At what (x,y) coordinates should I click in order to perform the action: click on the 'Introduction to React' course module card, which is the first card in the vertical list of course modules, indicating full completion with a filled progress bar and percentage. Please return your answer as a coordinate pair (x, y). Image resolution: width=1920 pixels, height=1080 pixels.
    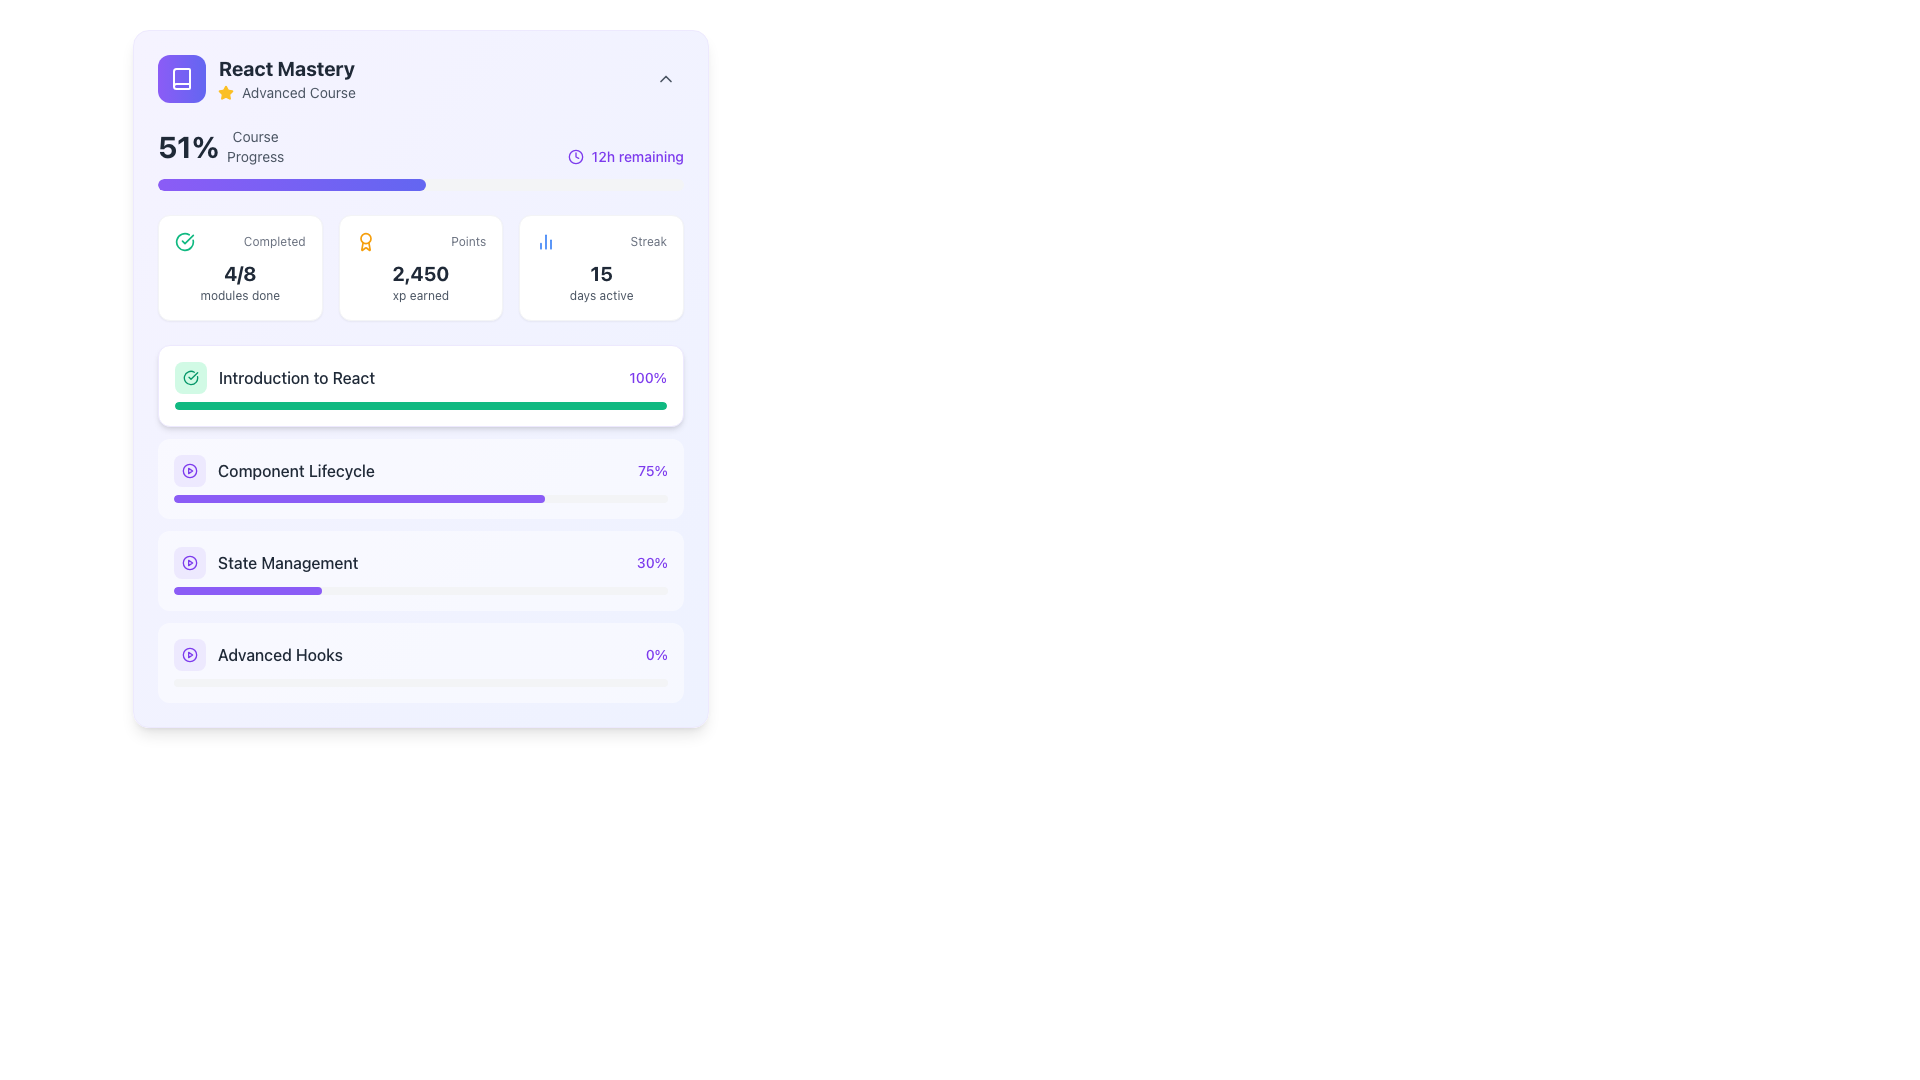
    Looking at the image, I should click on (420, 385).